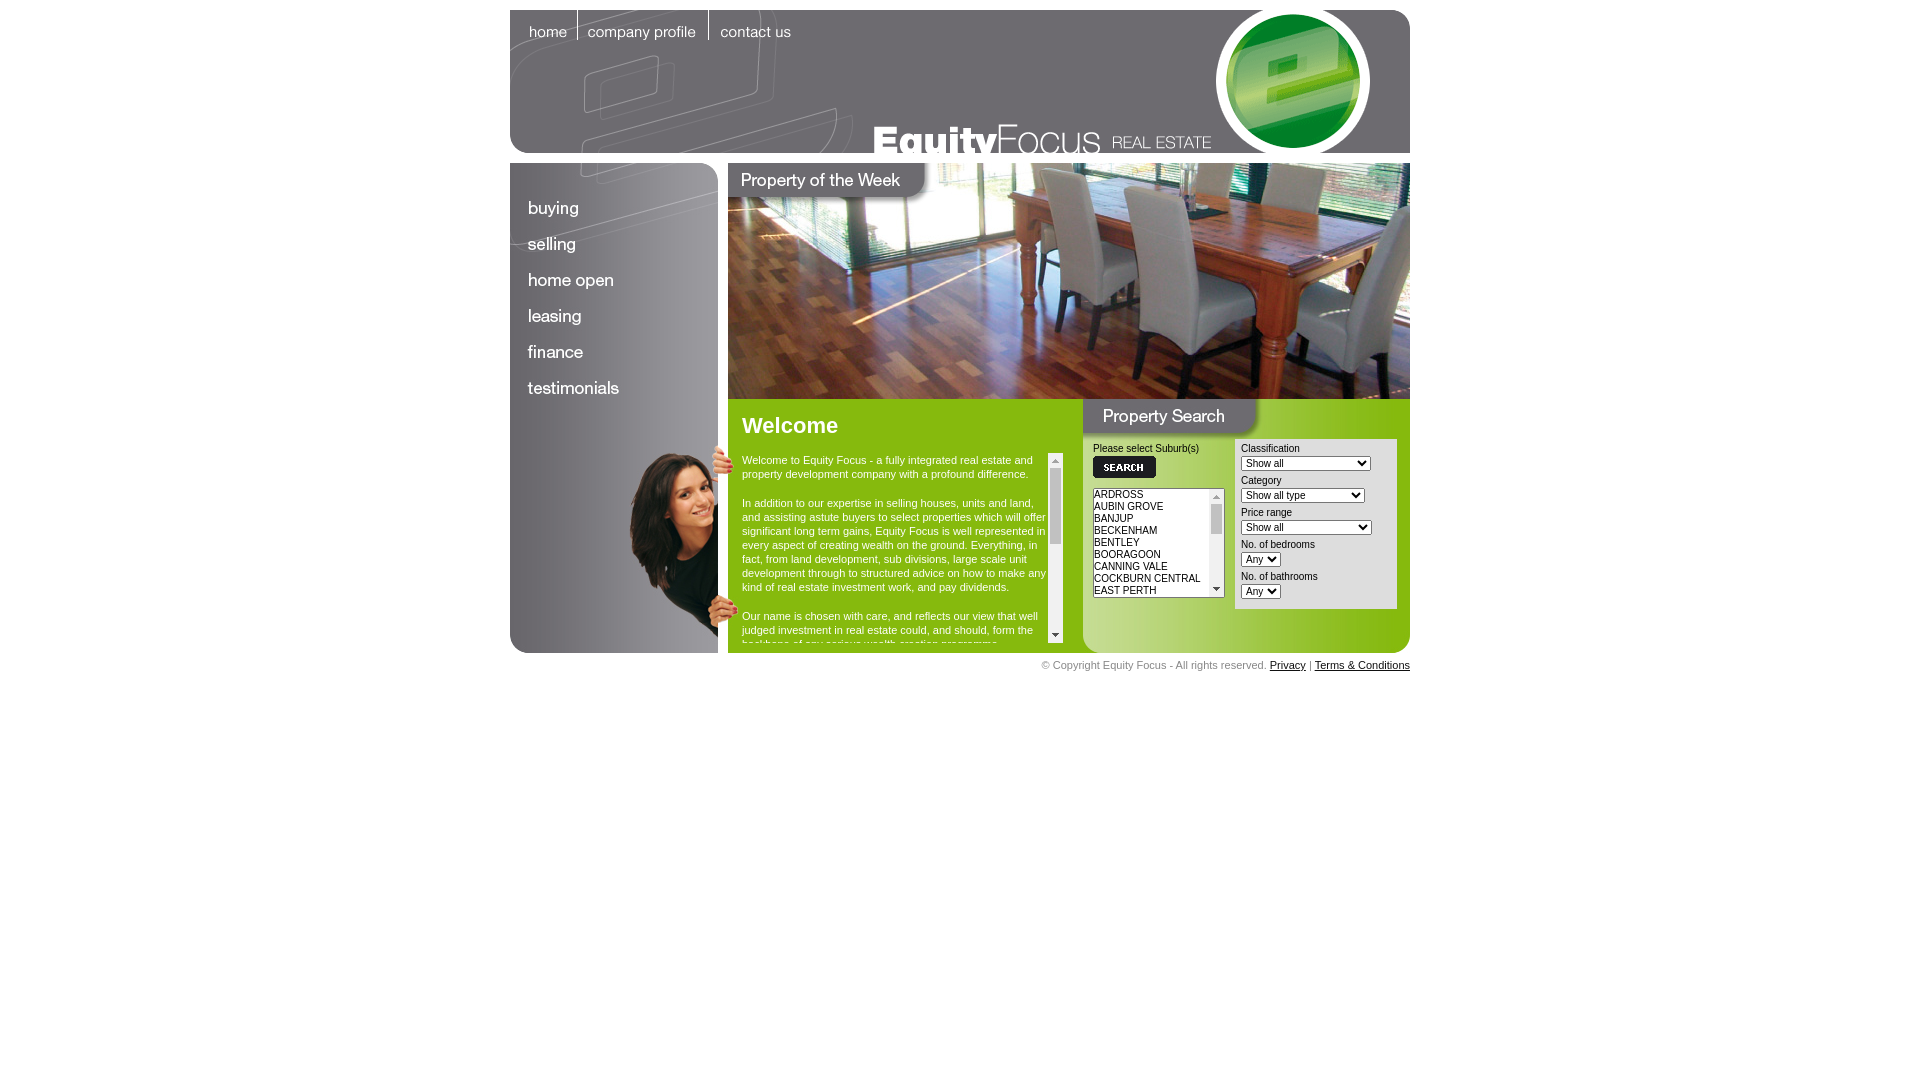  What do you see at coordinates (754, 24) in the screenshot?
I see `'contact us'` at bounding box center [754, 24].